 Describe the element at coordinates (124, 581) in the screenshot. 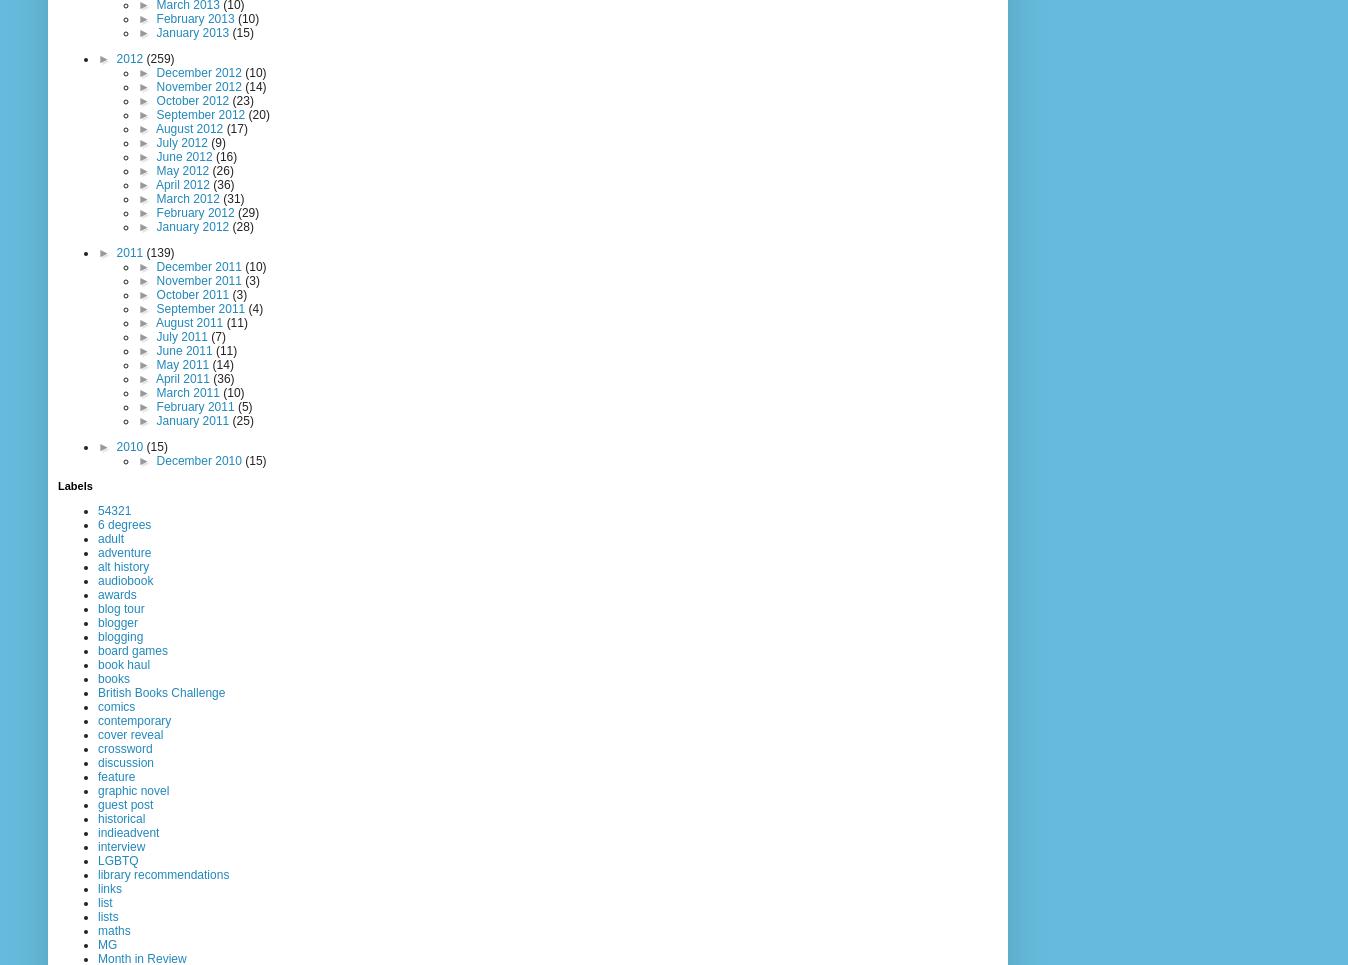

I see `'audiobook'` at that location.